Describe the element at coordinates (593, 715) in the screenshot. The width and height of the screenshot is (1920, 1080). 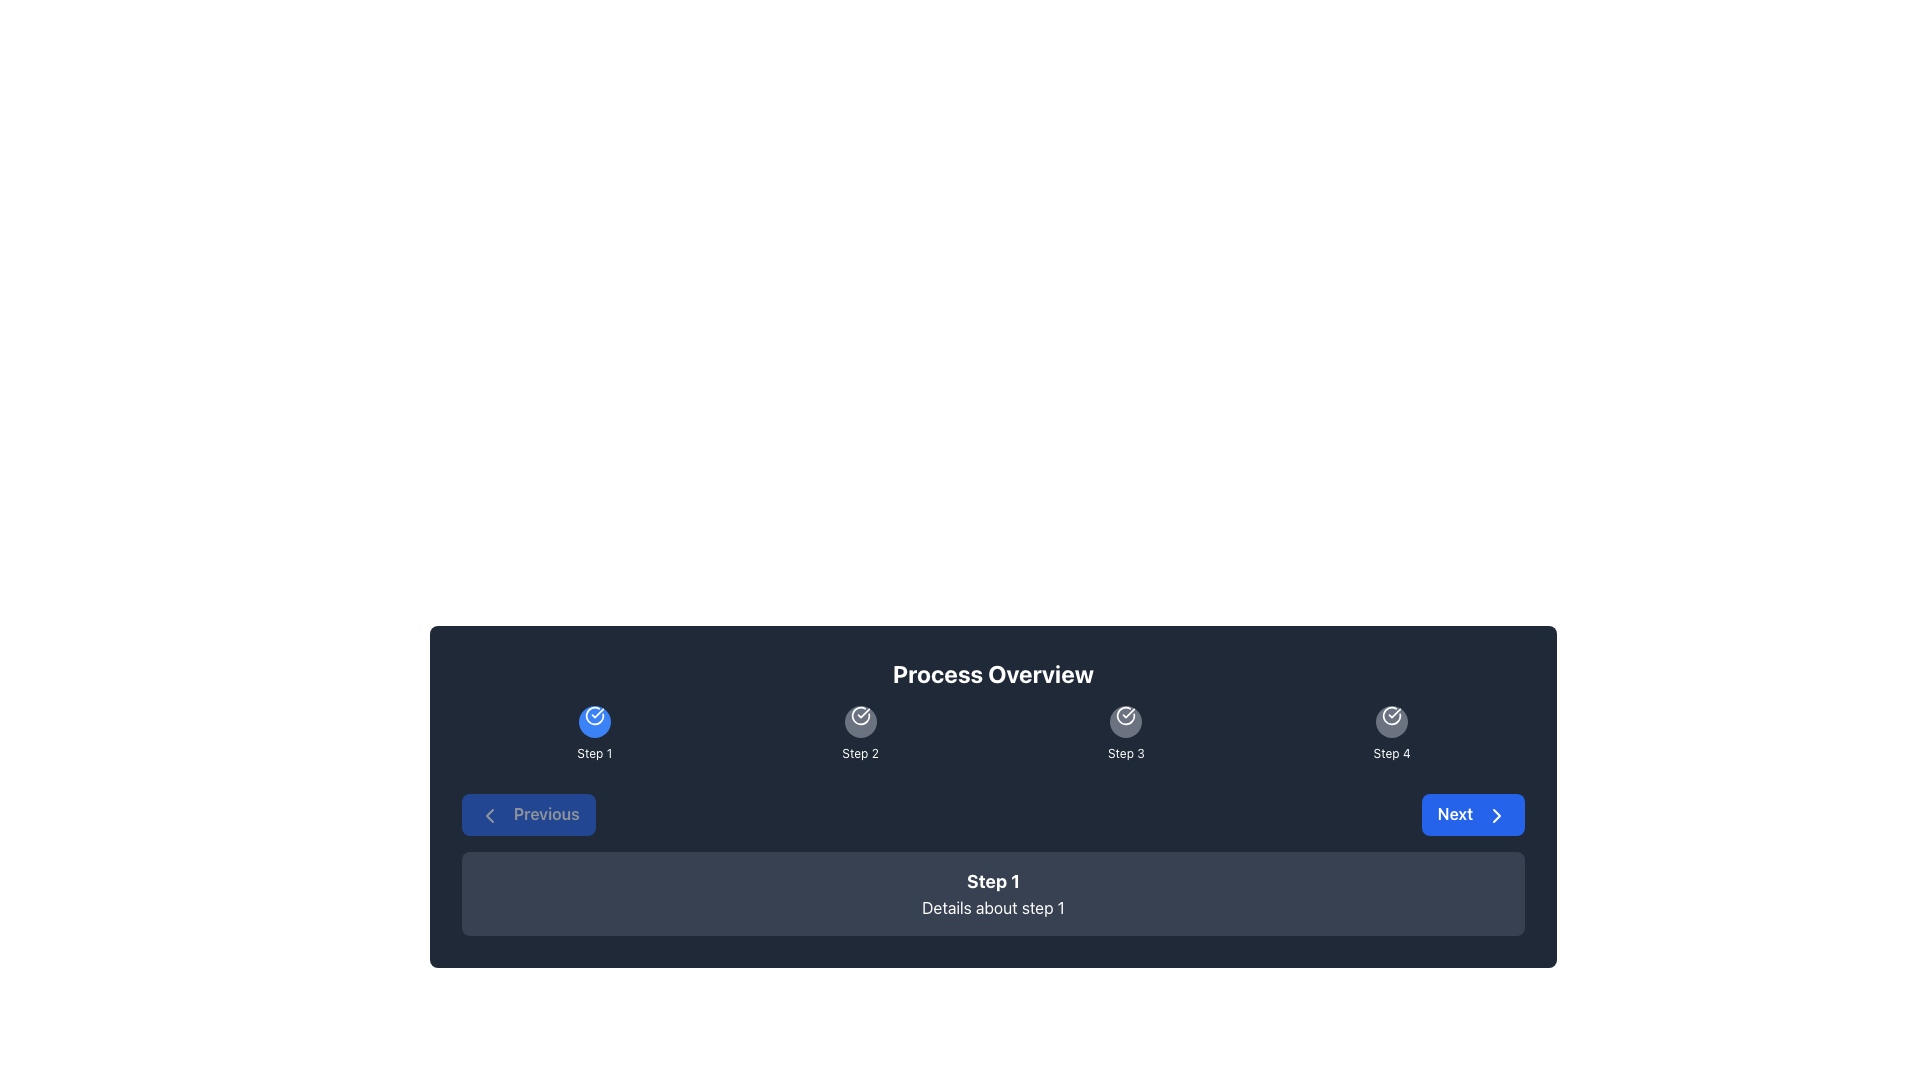
I see `the circular blue icon labeled 'Step 1' which contains a checkmark inside, serving as the primary visual indicator` at that location.